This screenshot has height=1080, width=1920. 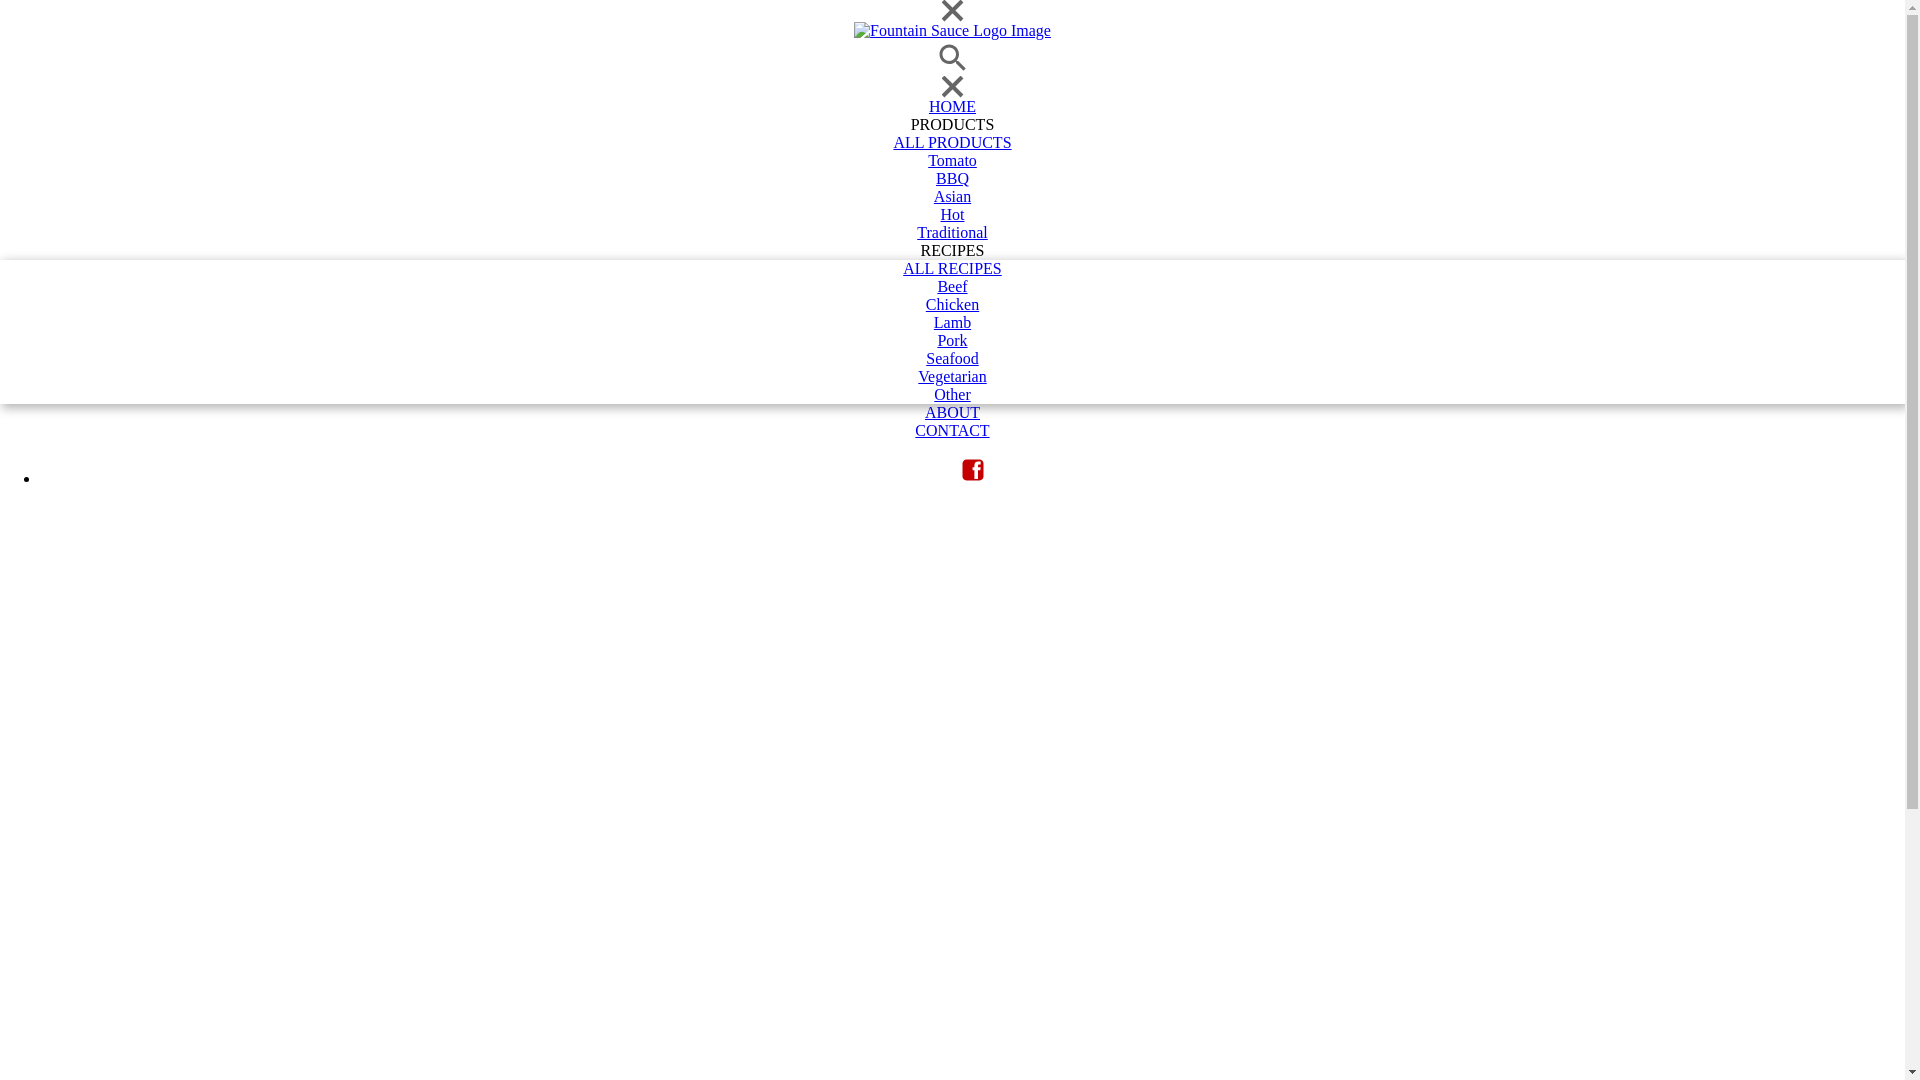 I want to click on 'PRODUCTS', so click(x=951, y=124).